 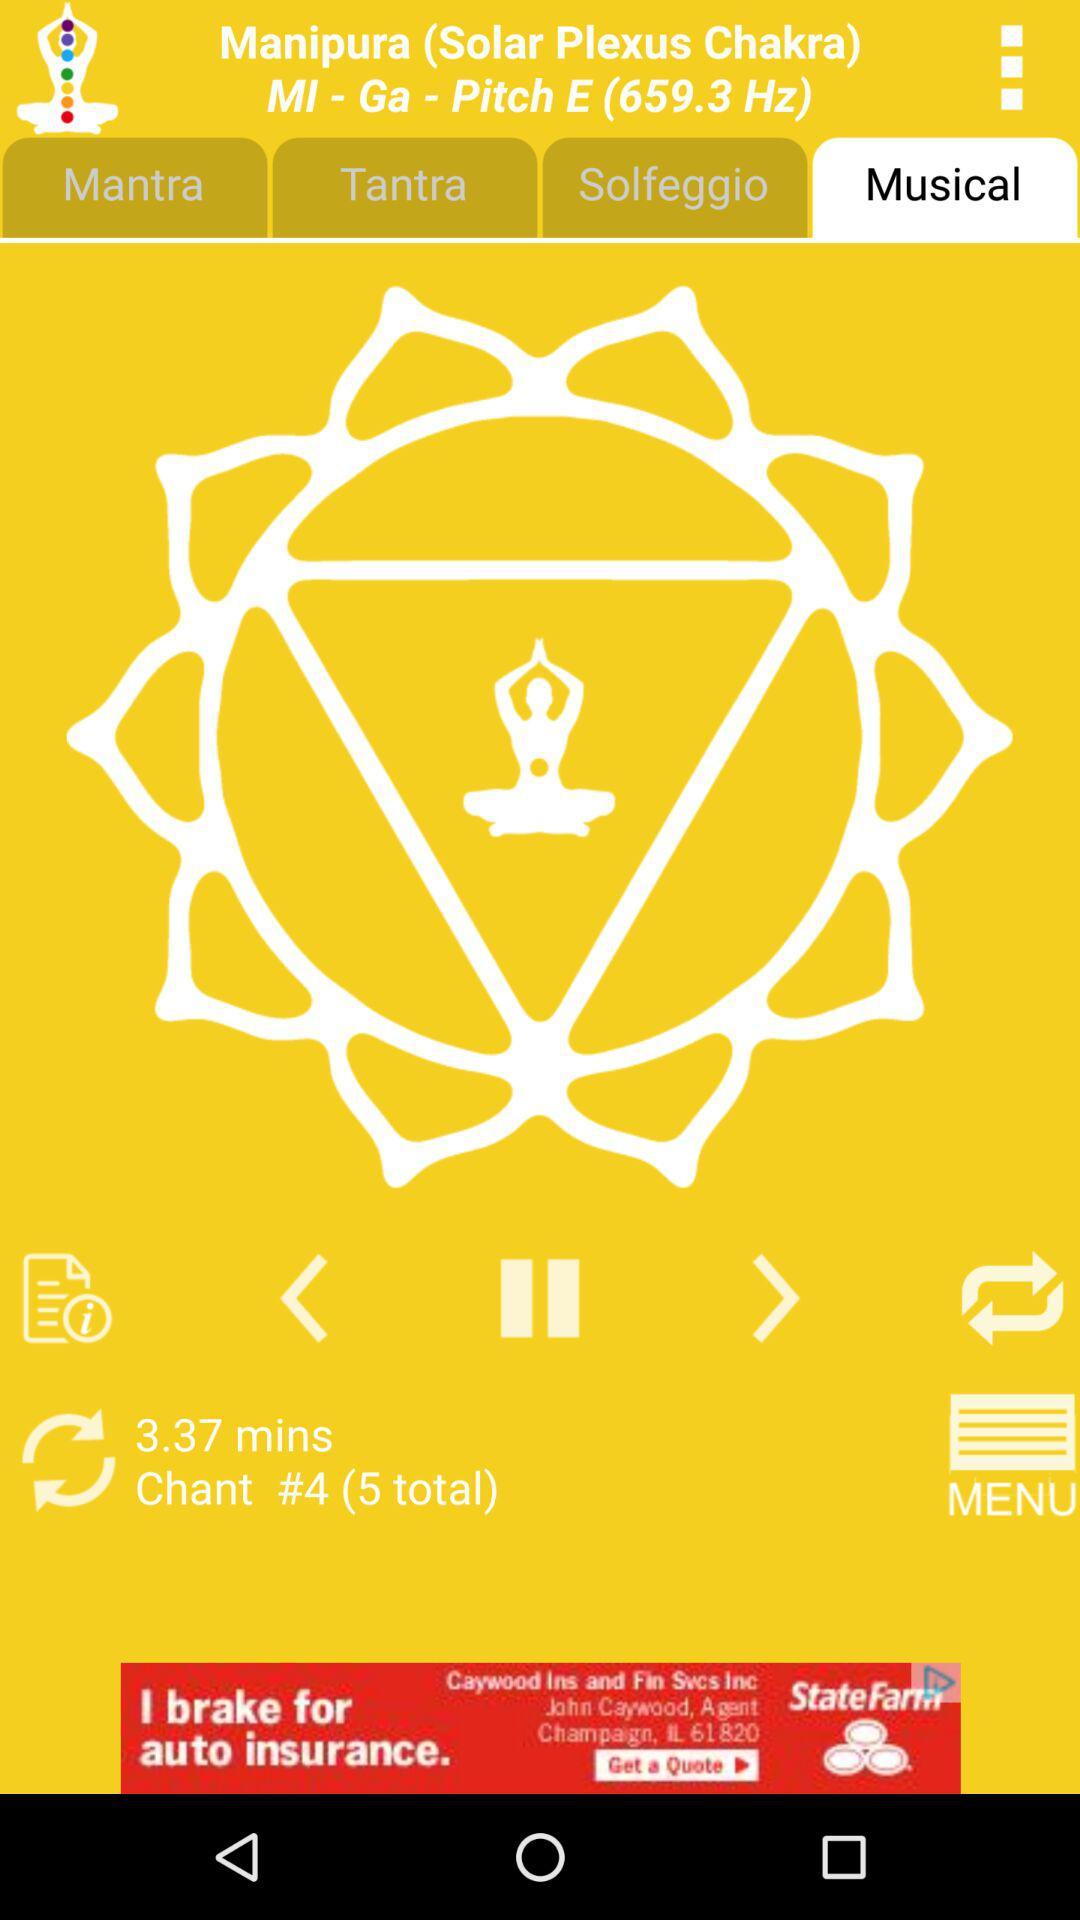 I want to click on next track, so click(x=775, y=1298).